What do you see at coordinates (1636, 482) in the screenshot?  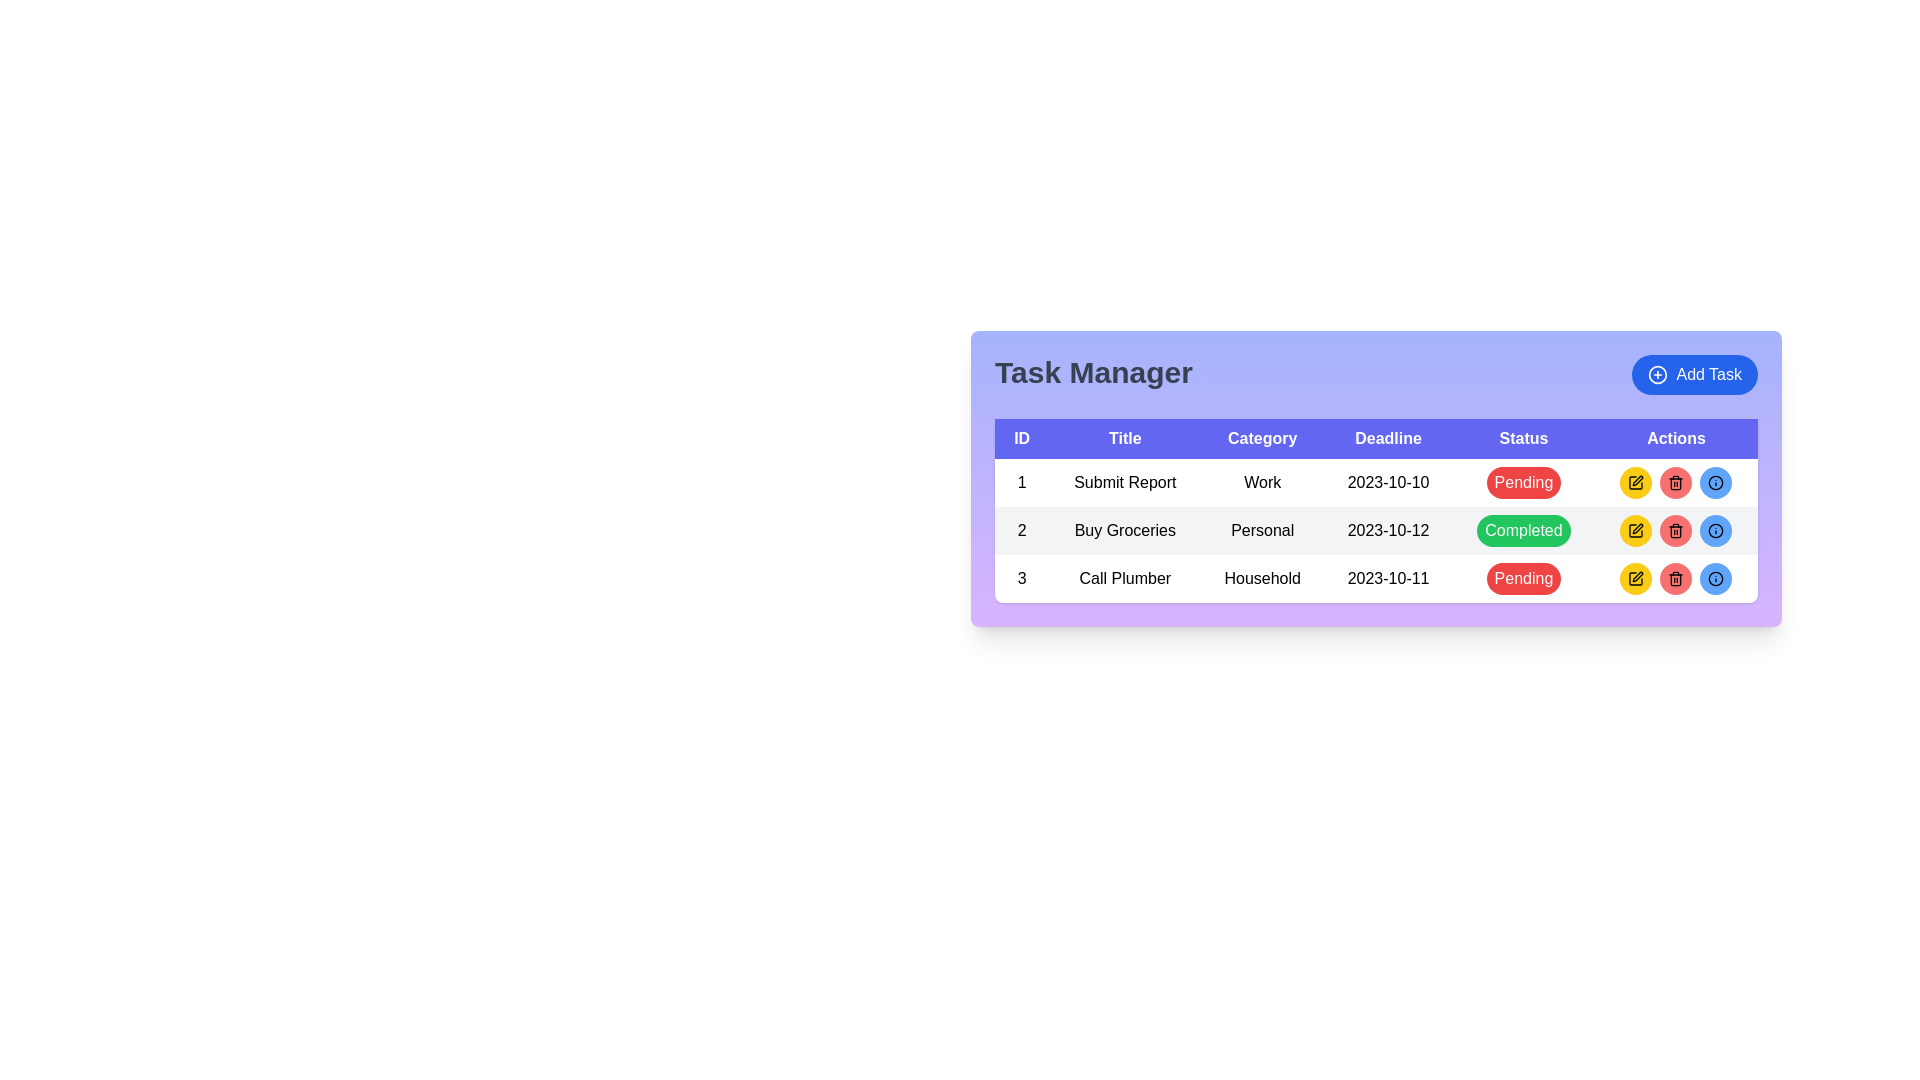 I see `the circular yellow button with a black pen icon` at bounding box center [1636, 482].